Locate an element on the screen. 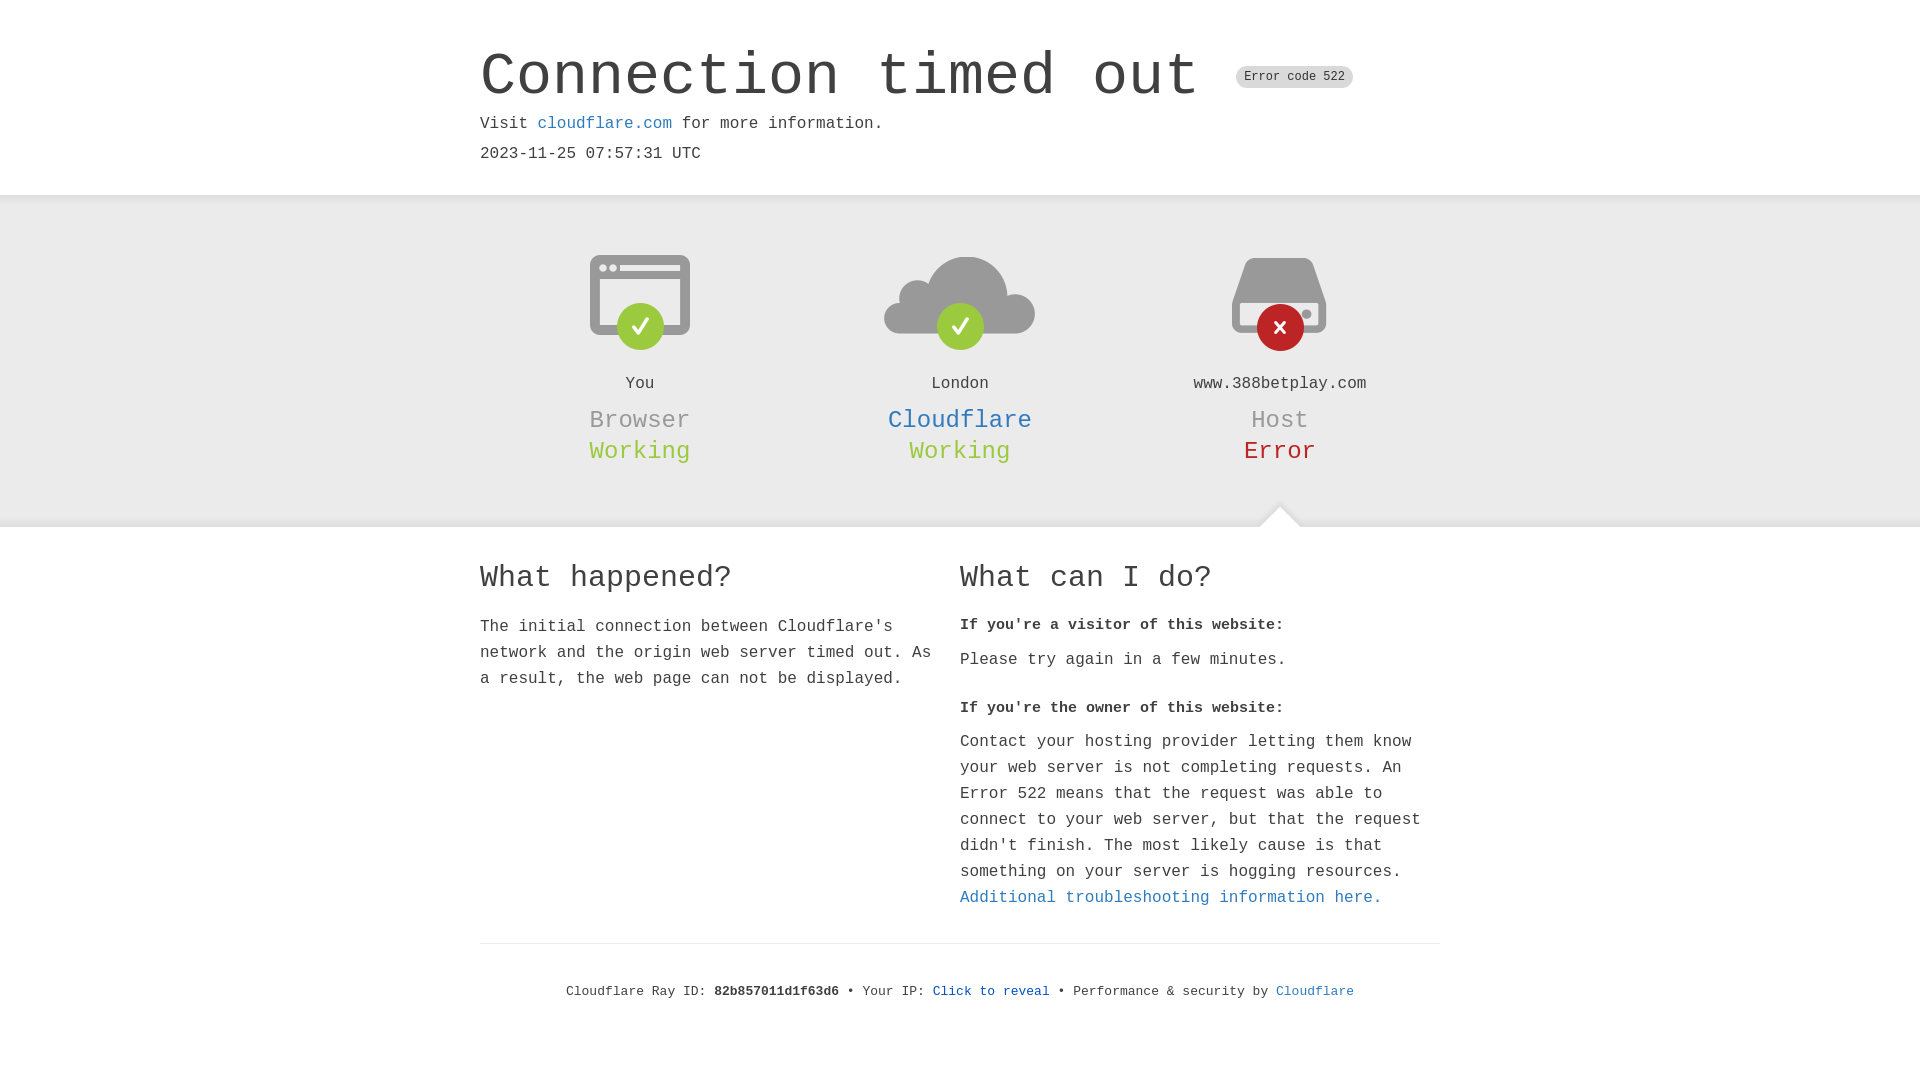  'Click to reveal' is located at coordinates (991, 991).